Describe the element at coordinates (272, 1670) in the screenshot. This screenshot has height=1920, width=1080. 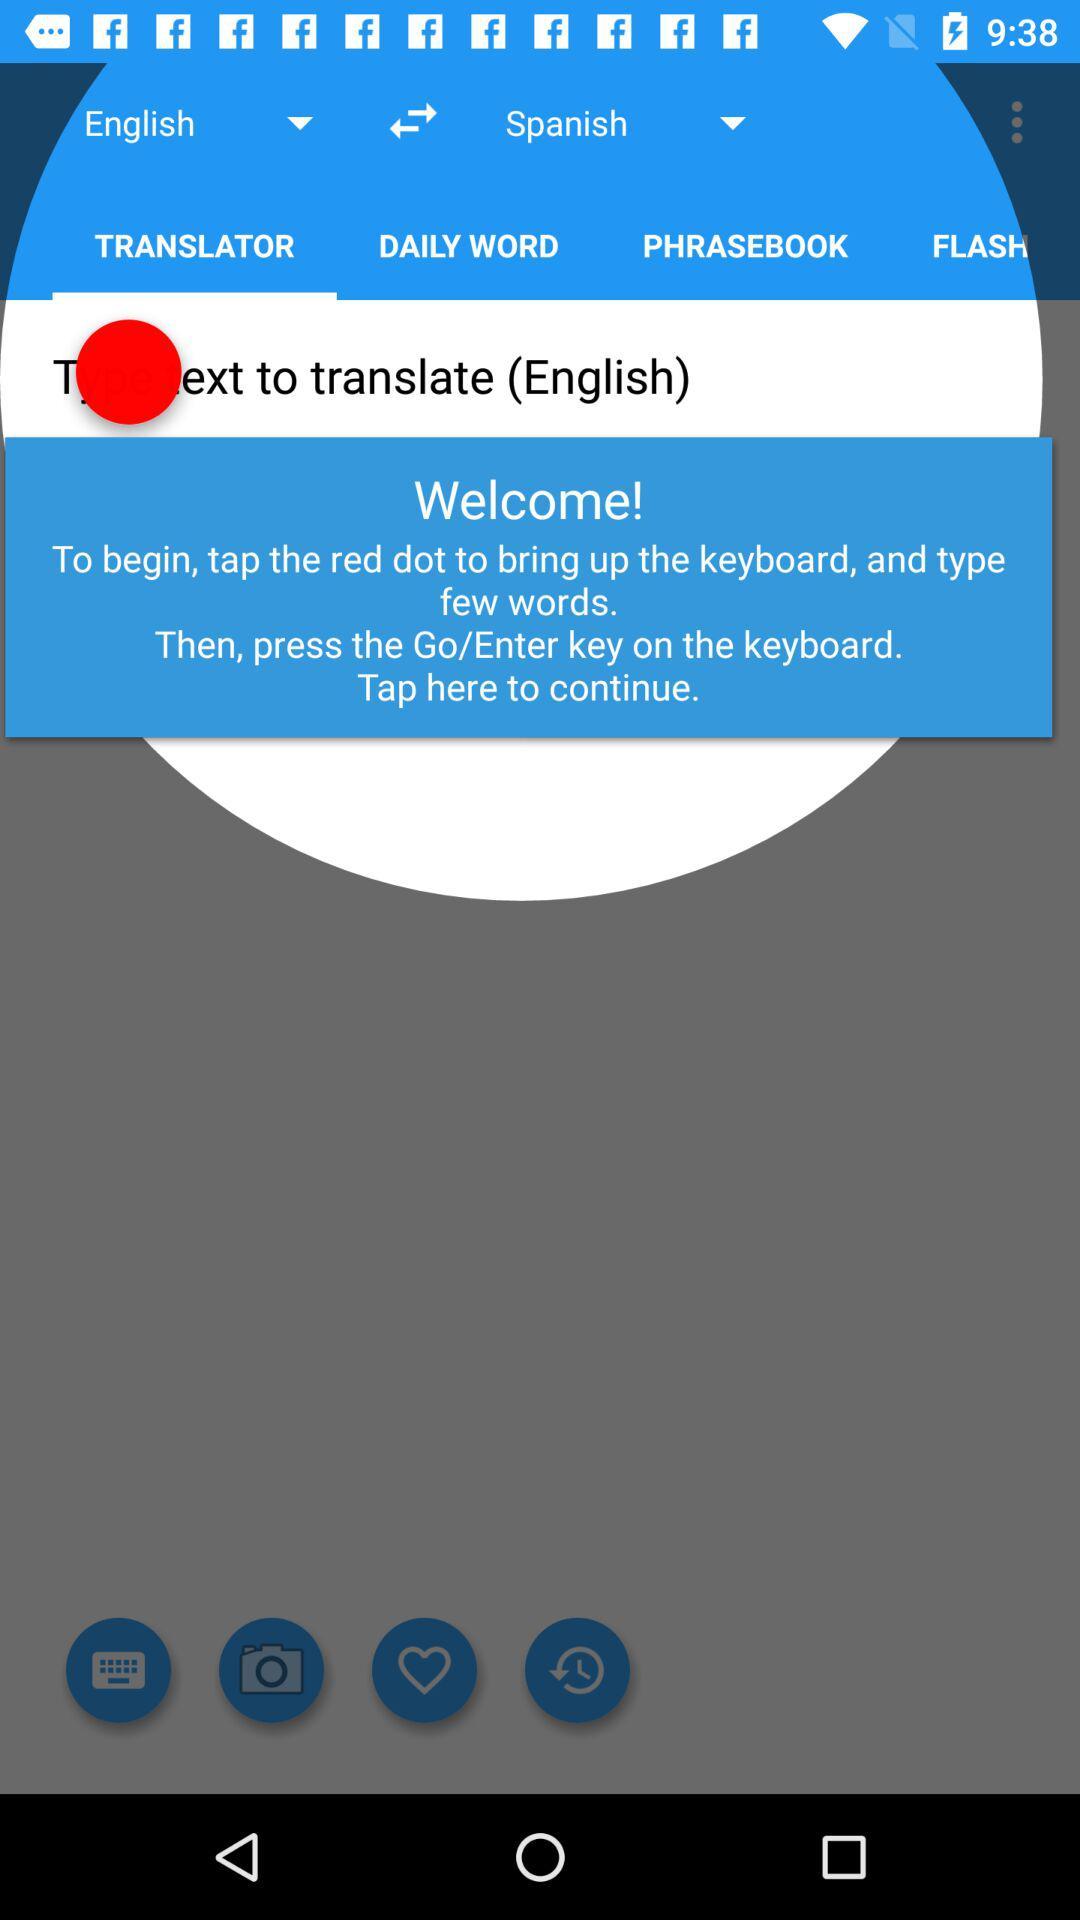
I see `the button beside keyboard symbol` at that location.